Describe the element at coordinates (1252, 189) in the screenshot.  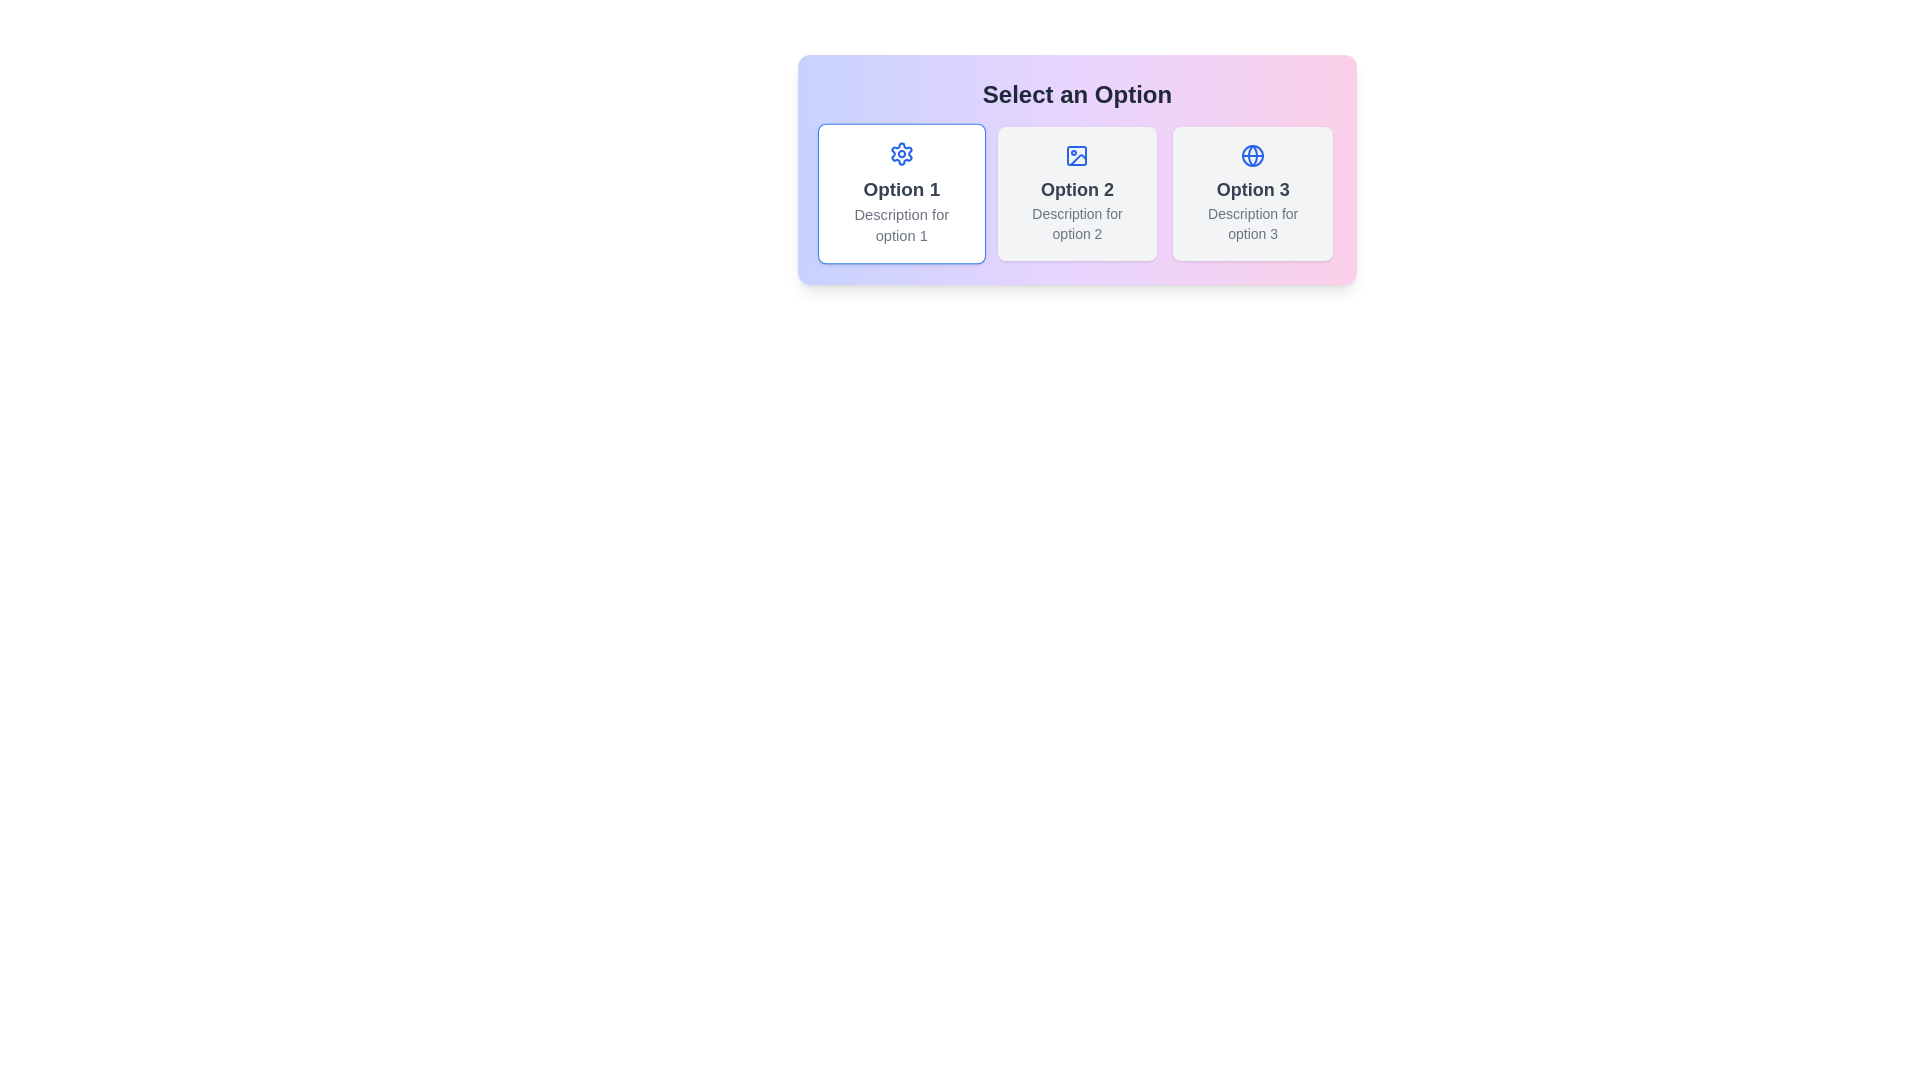
I see `displayed text of the bold gray text label that says 'Option 3', located centrally in the third column of the panel layout, above the descriptive text 'Description for option 3'` at that location.